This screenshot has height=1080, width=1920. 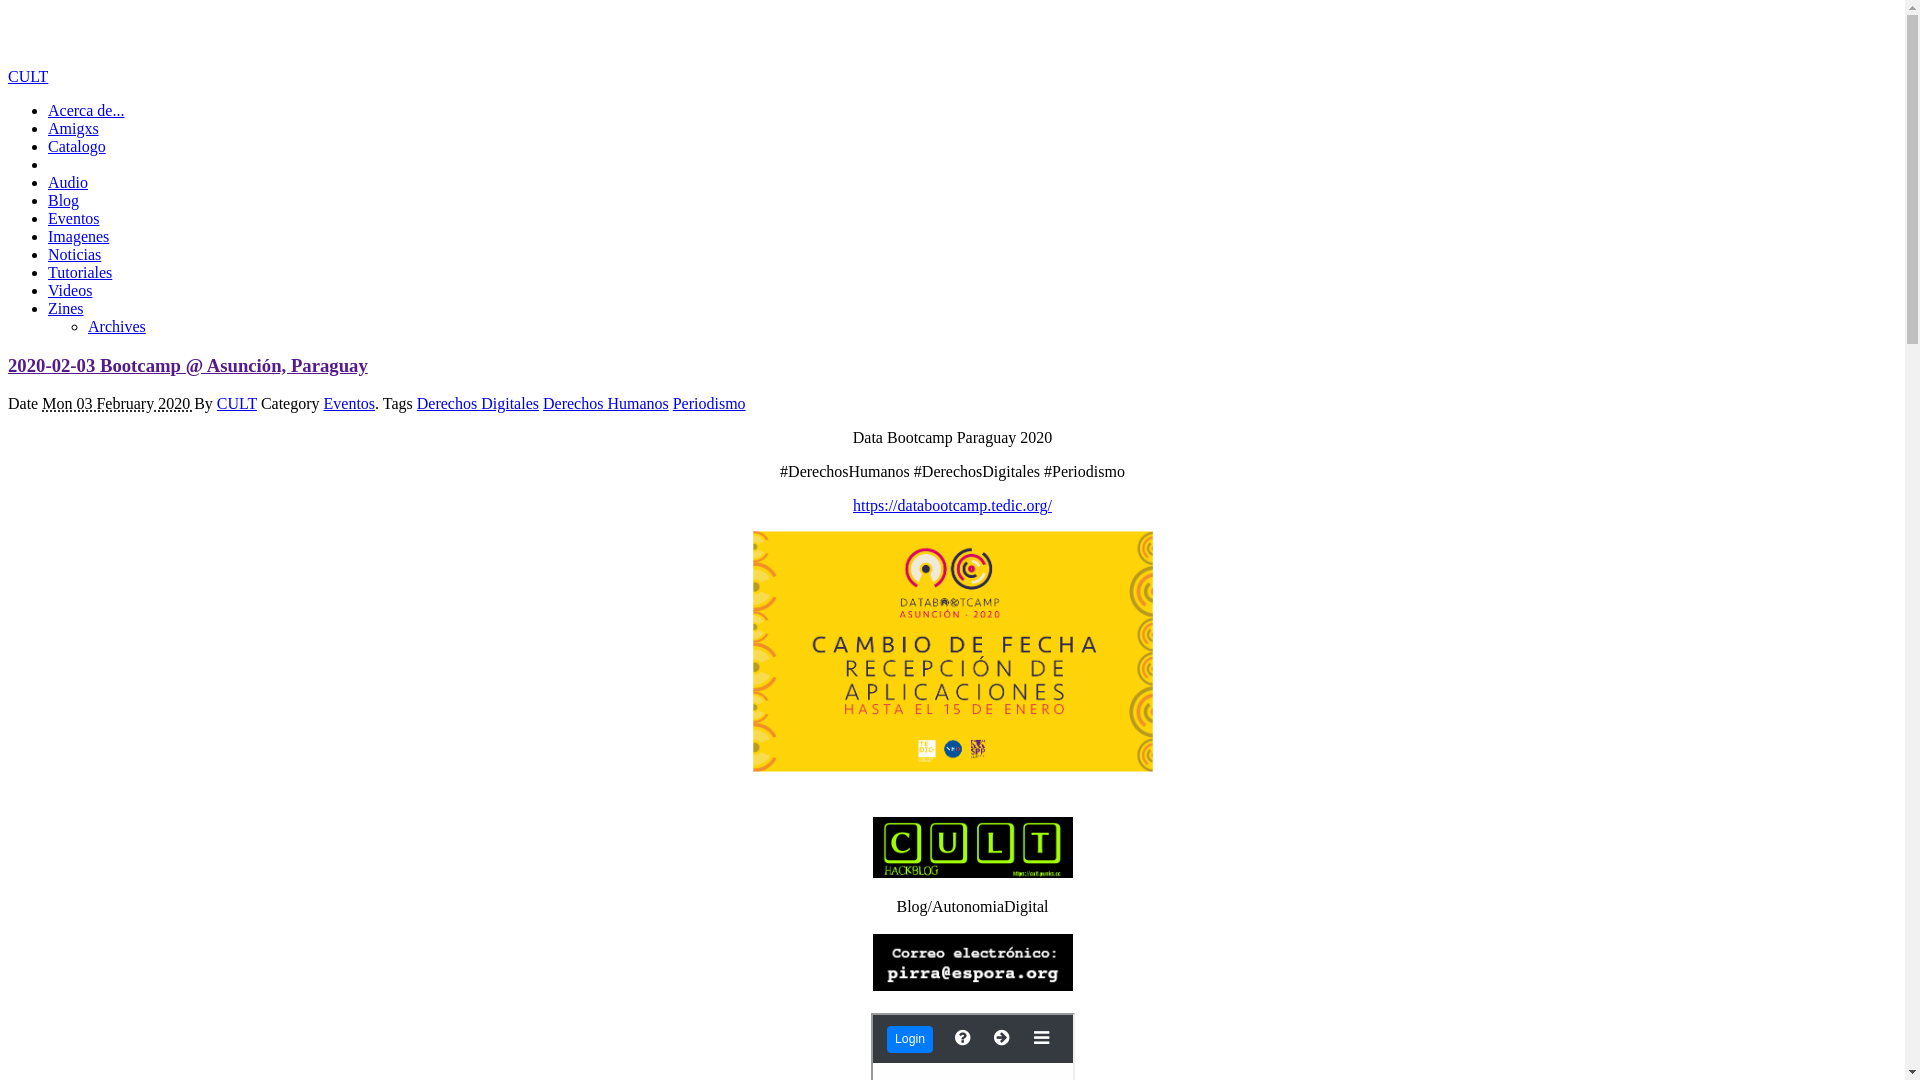 I want to click on 'Derechos Humanos', so click(x=604, y=403).